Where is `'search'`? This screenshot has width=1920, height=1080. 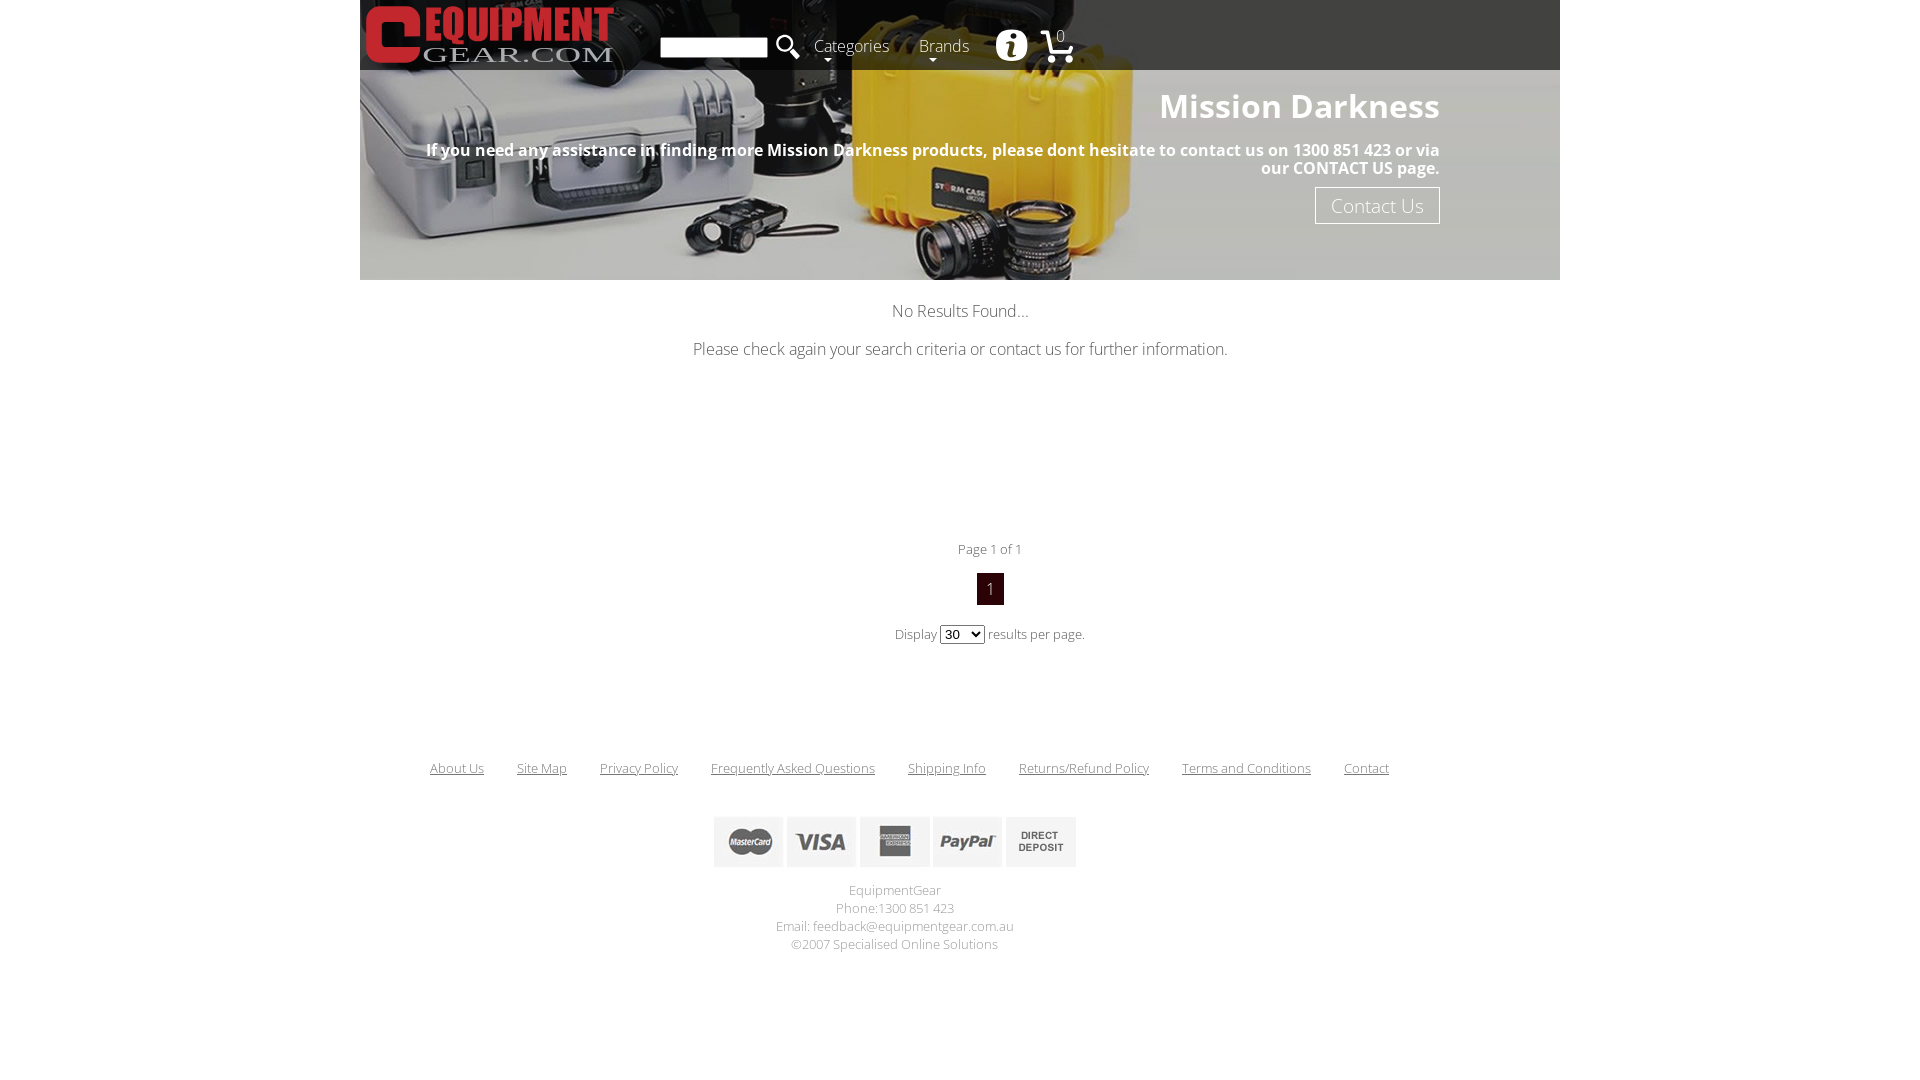 'search' is located at coordinates (786, 45).